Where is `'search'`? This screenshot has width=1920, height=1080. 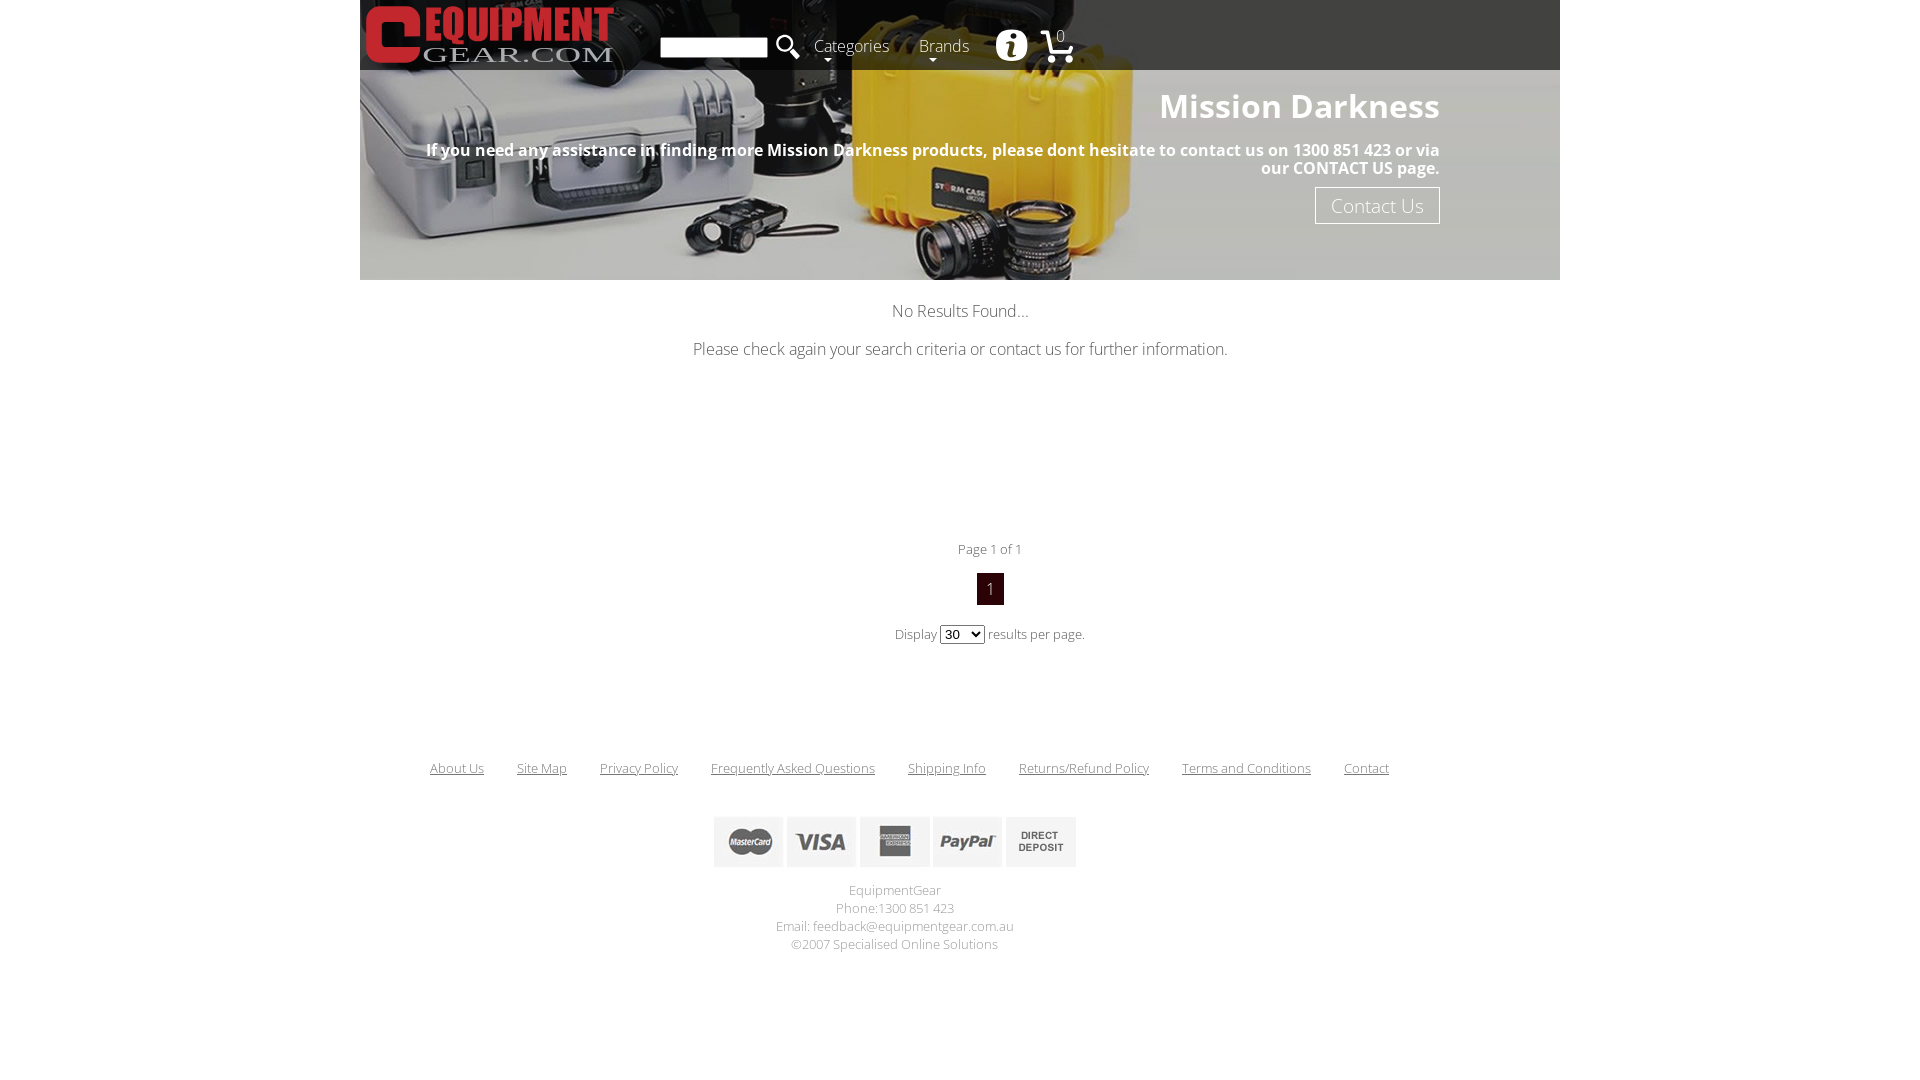 'search' is located at coordinates (786, 45).